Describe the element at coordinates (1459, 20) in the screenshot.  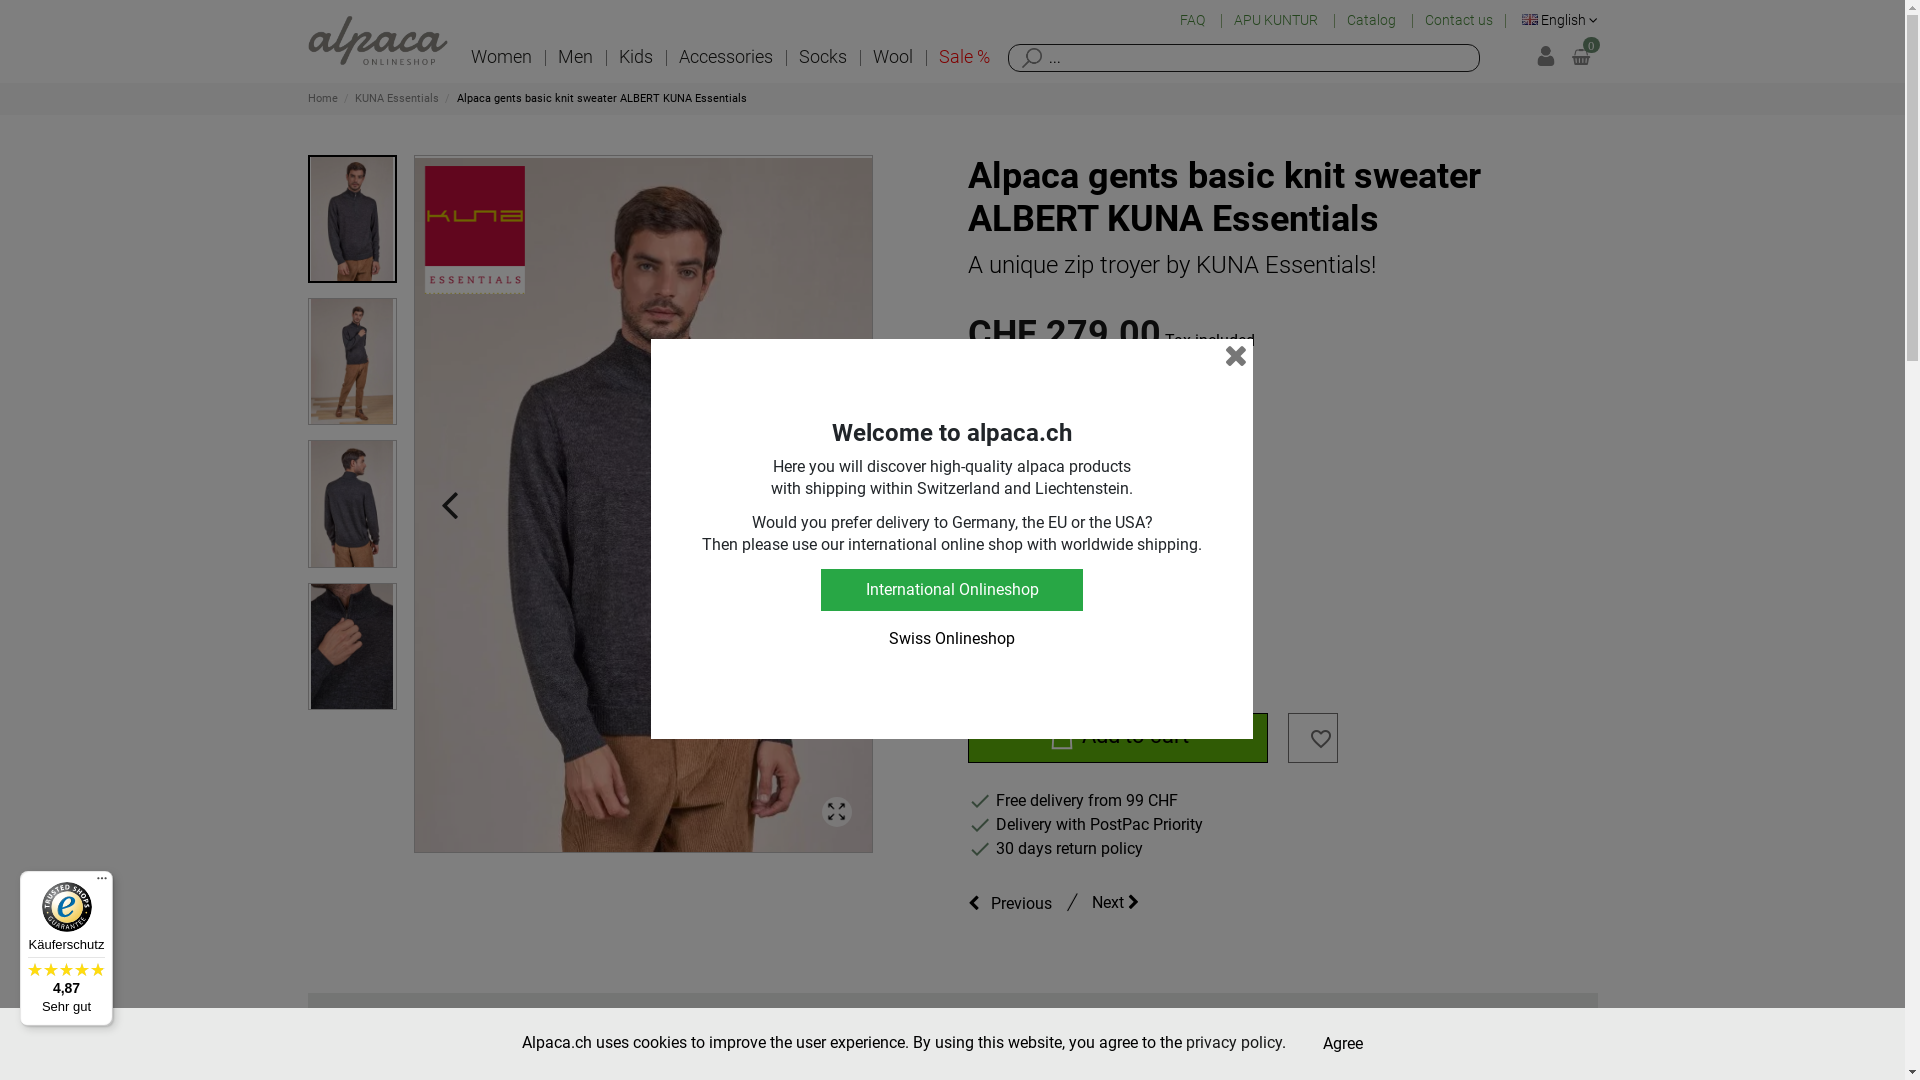
I see `'Contact us'` at that location.